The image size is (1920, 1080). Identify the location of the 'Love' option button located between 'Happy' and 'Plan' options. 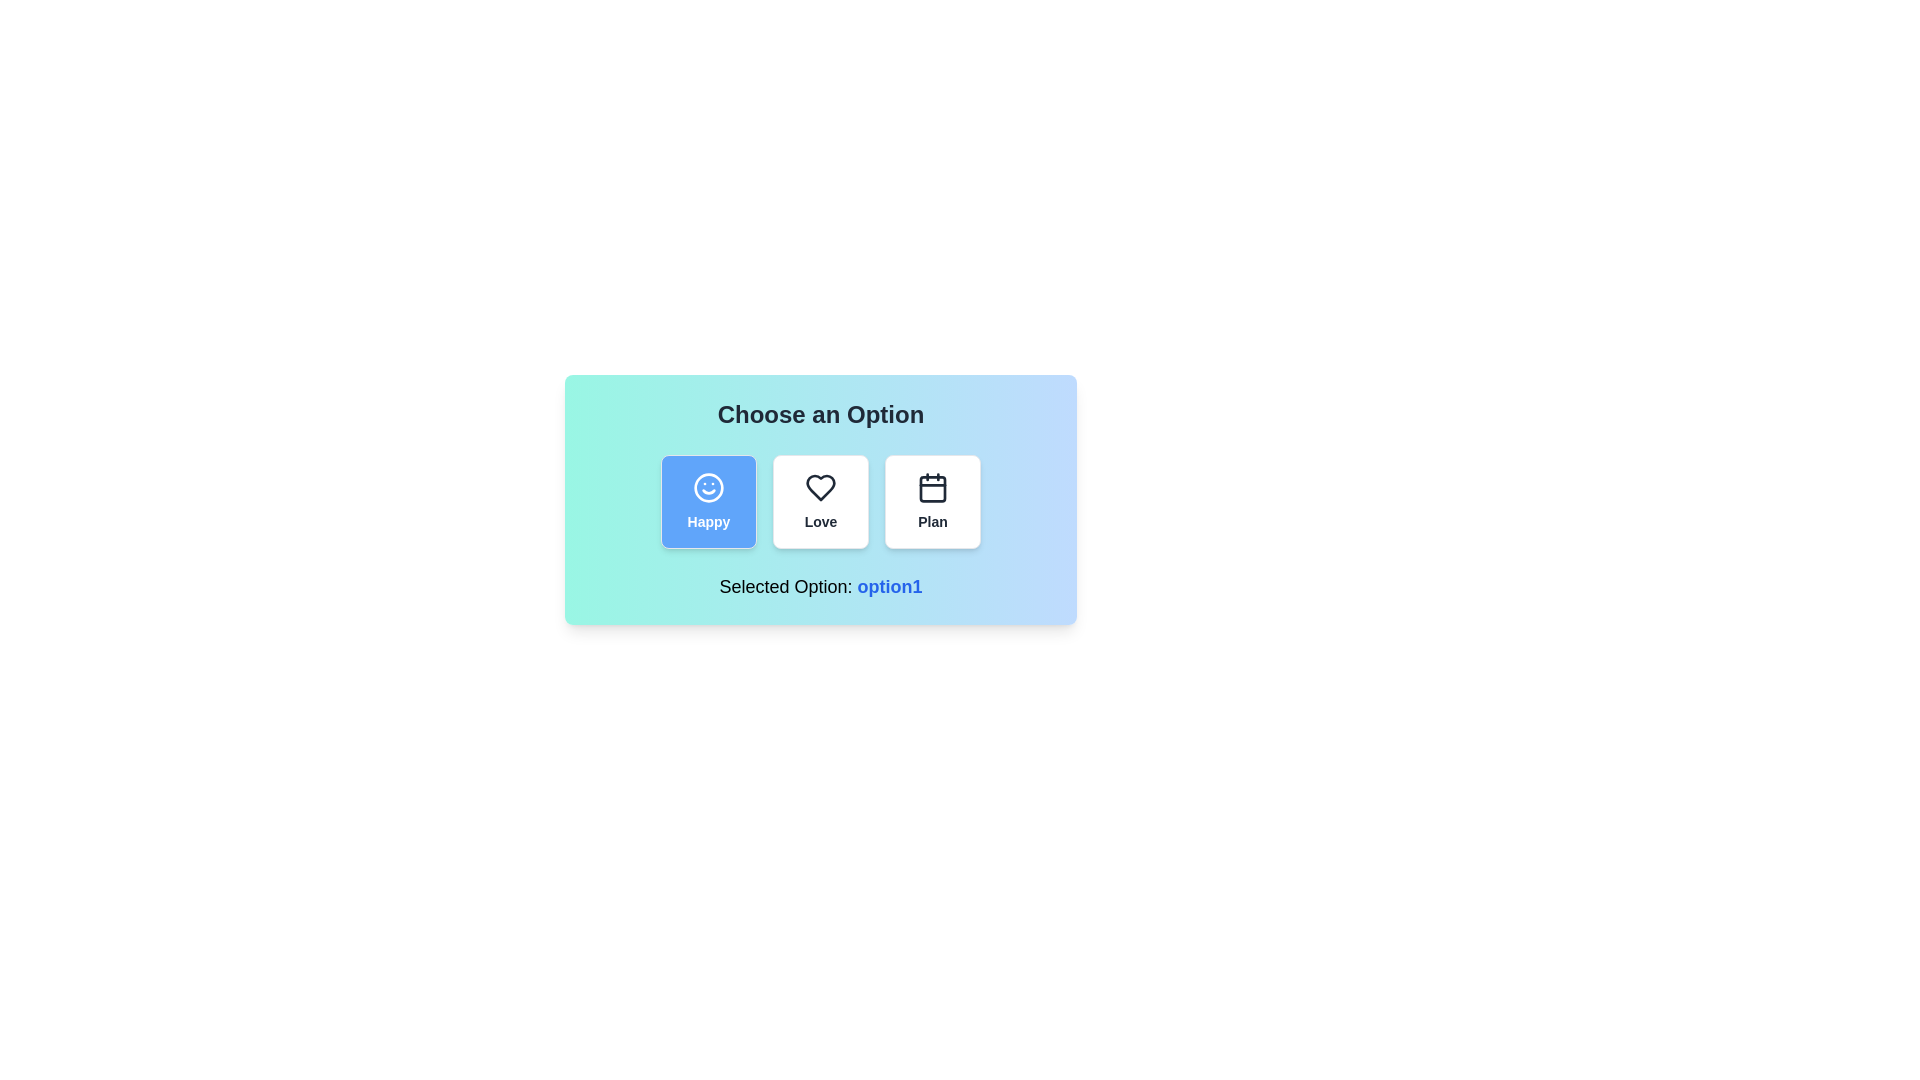
(820, 500).